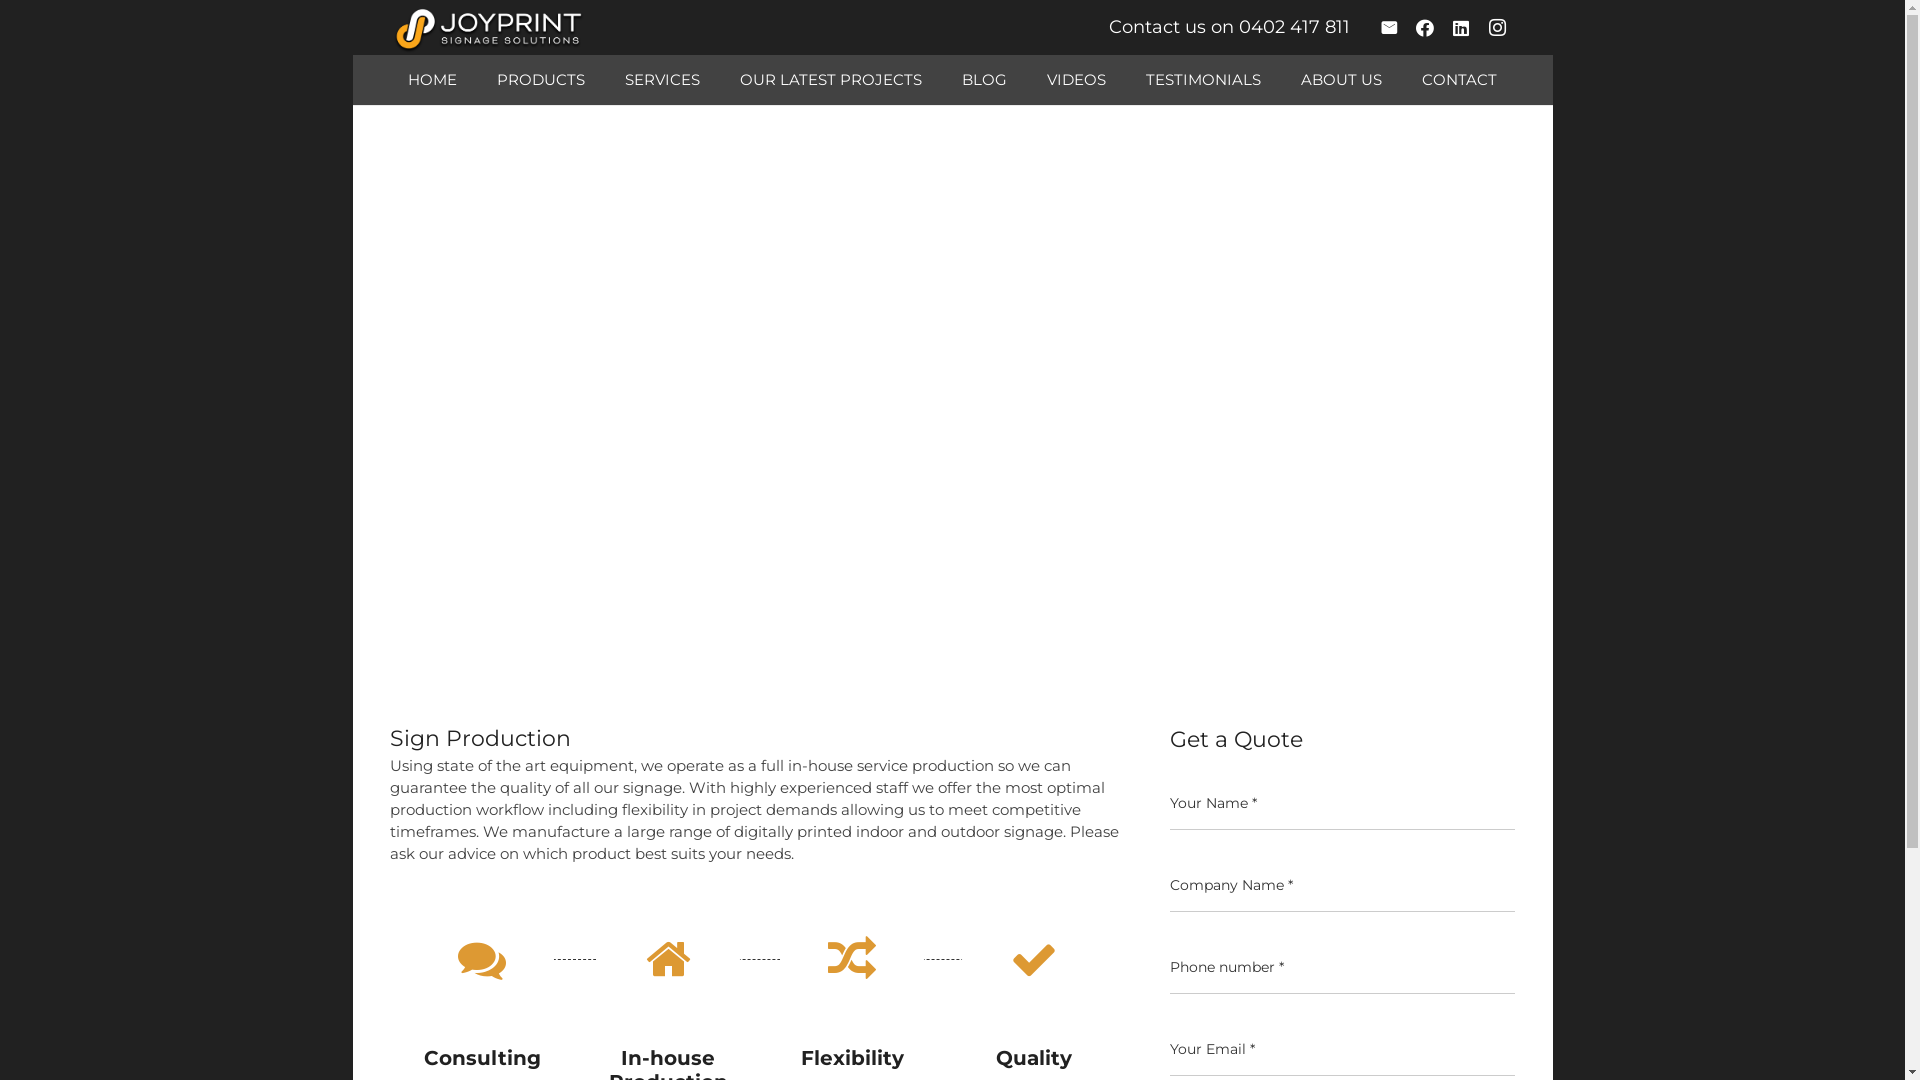 The image size is (1920, 1080). I want to click on 'CONTACT', so click(1400, 79).